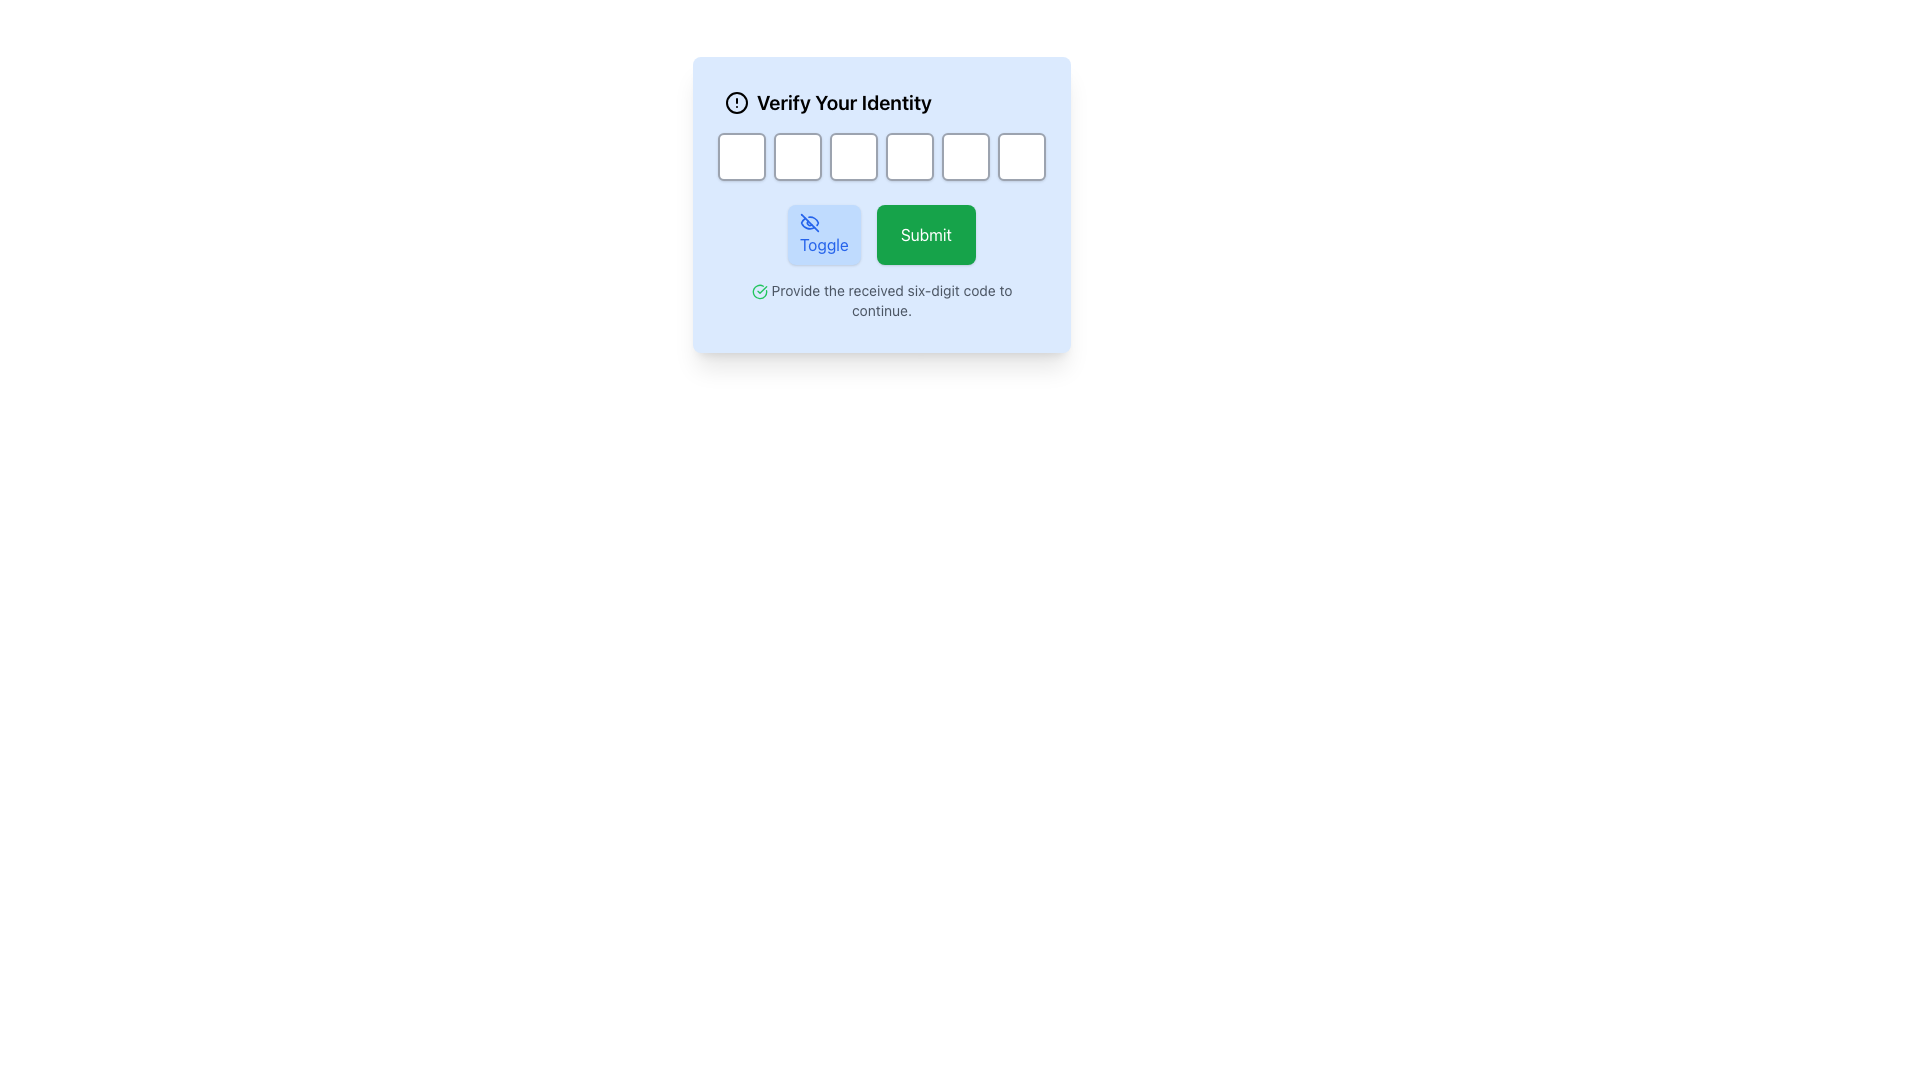  I want to click on the third input field for entering a digit of the six-digit verification code, so click(881, 156).